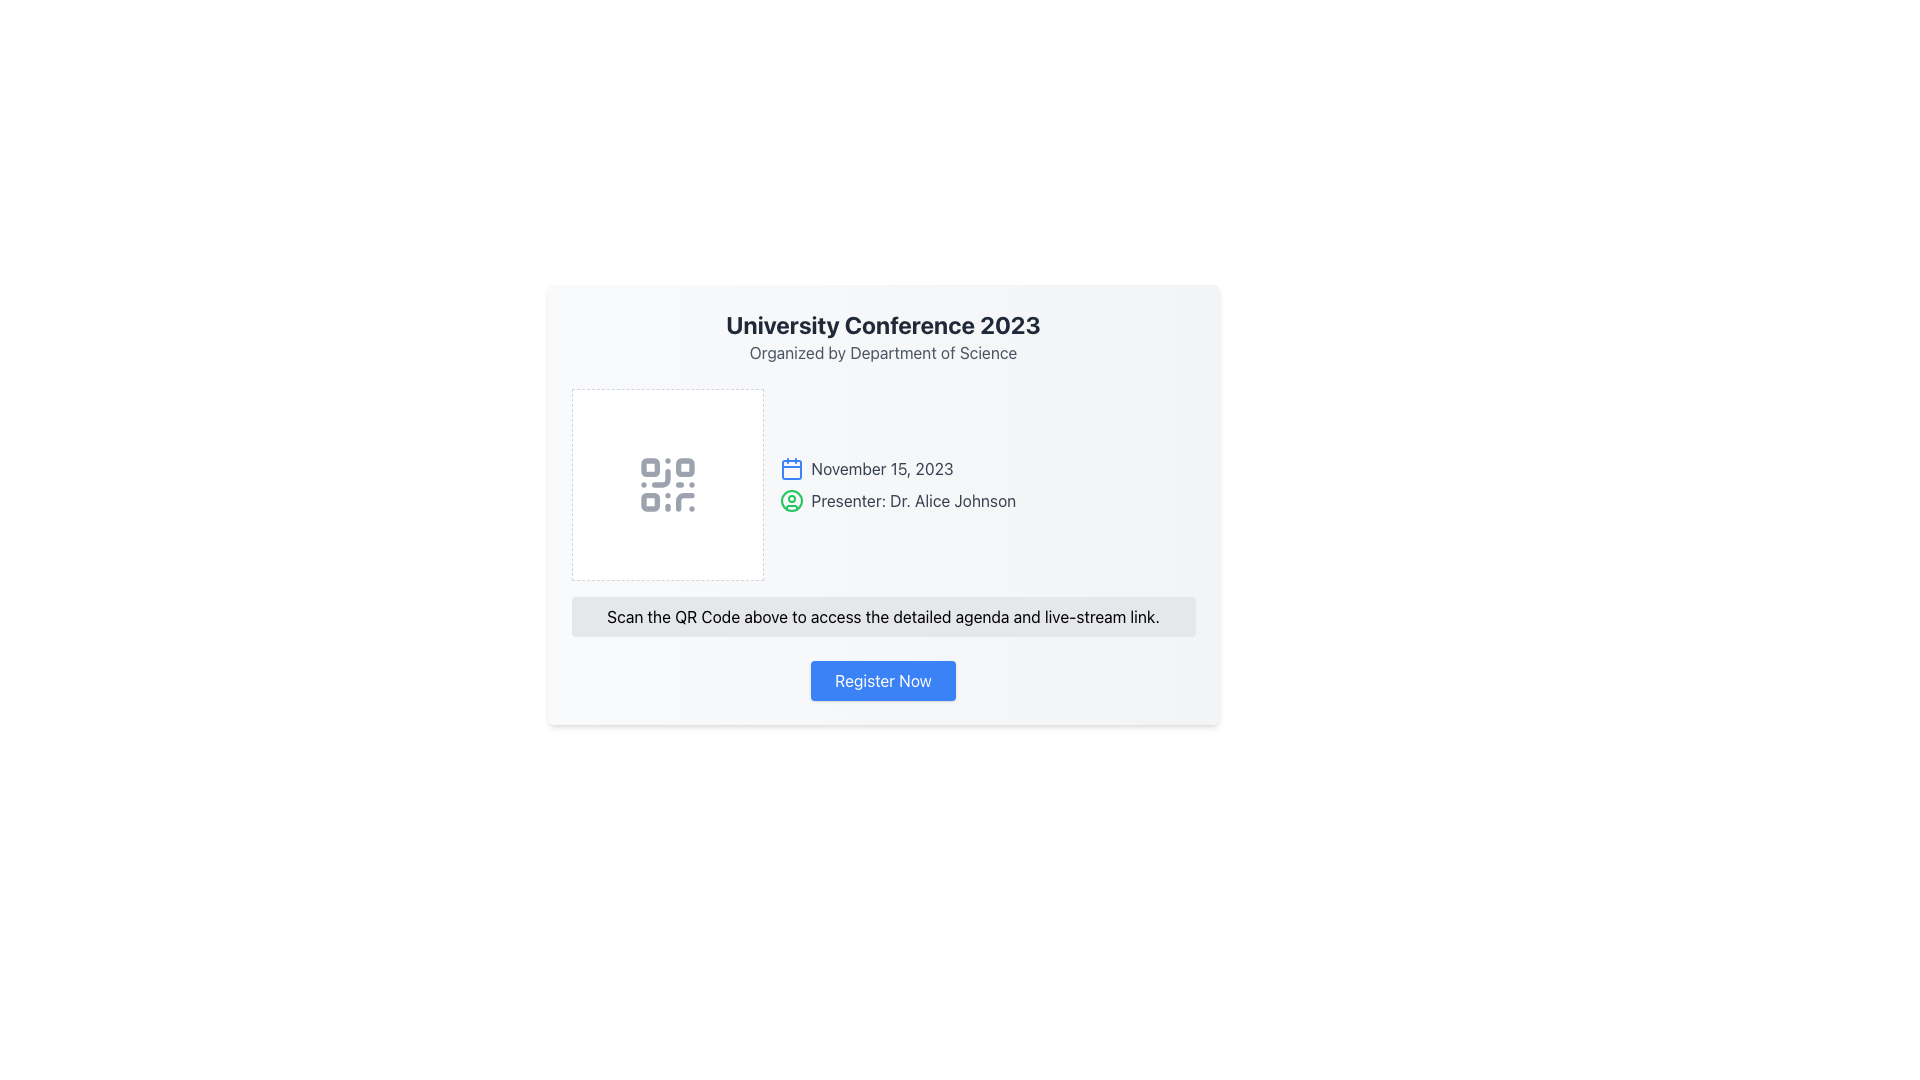 This screenshot has width=1920, height=1080. Describe the element at coordinates (987, 469) in the screenshot. I see `the static information display element that shows the date of the event, located on the right-hand side of the layout above the presenter's name and picture` at that location.